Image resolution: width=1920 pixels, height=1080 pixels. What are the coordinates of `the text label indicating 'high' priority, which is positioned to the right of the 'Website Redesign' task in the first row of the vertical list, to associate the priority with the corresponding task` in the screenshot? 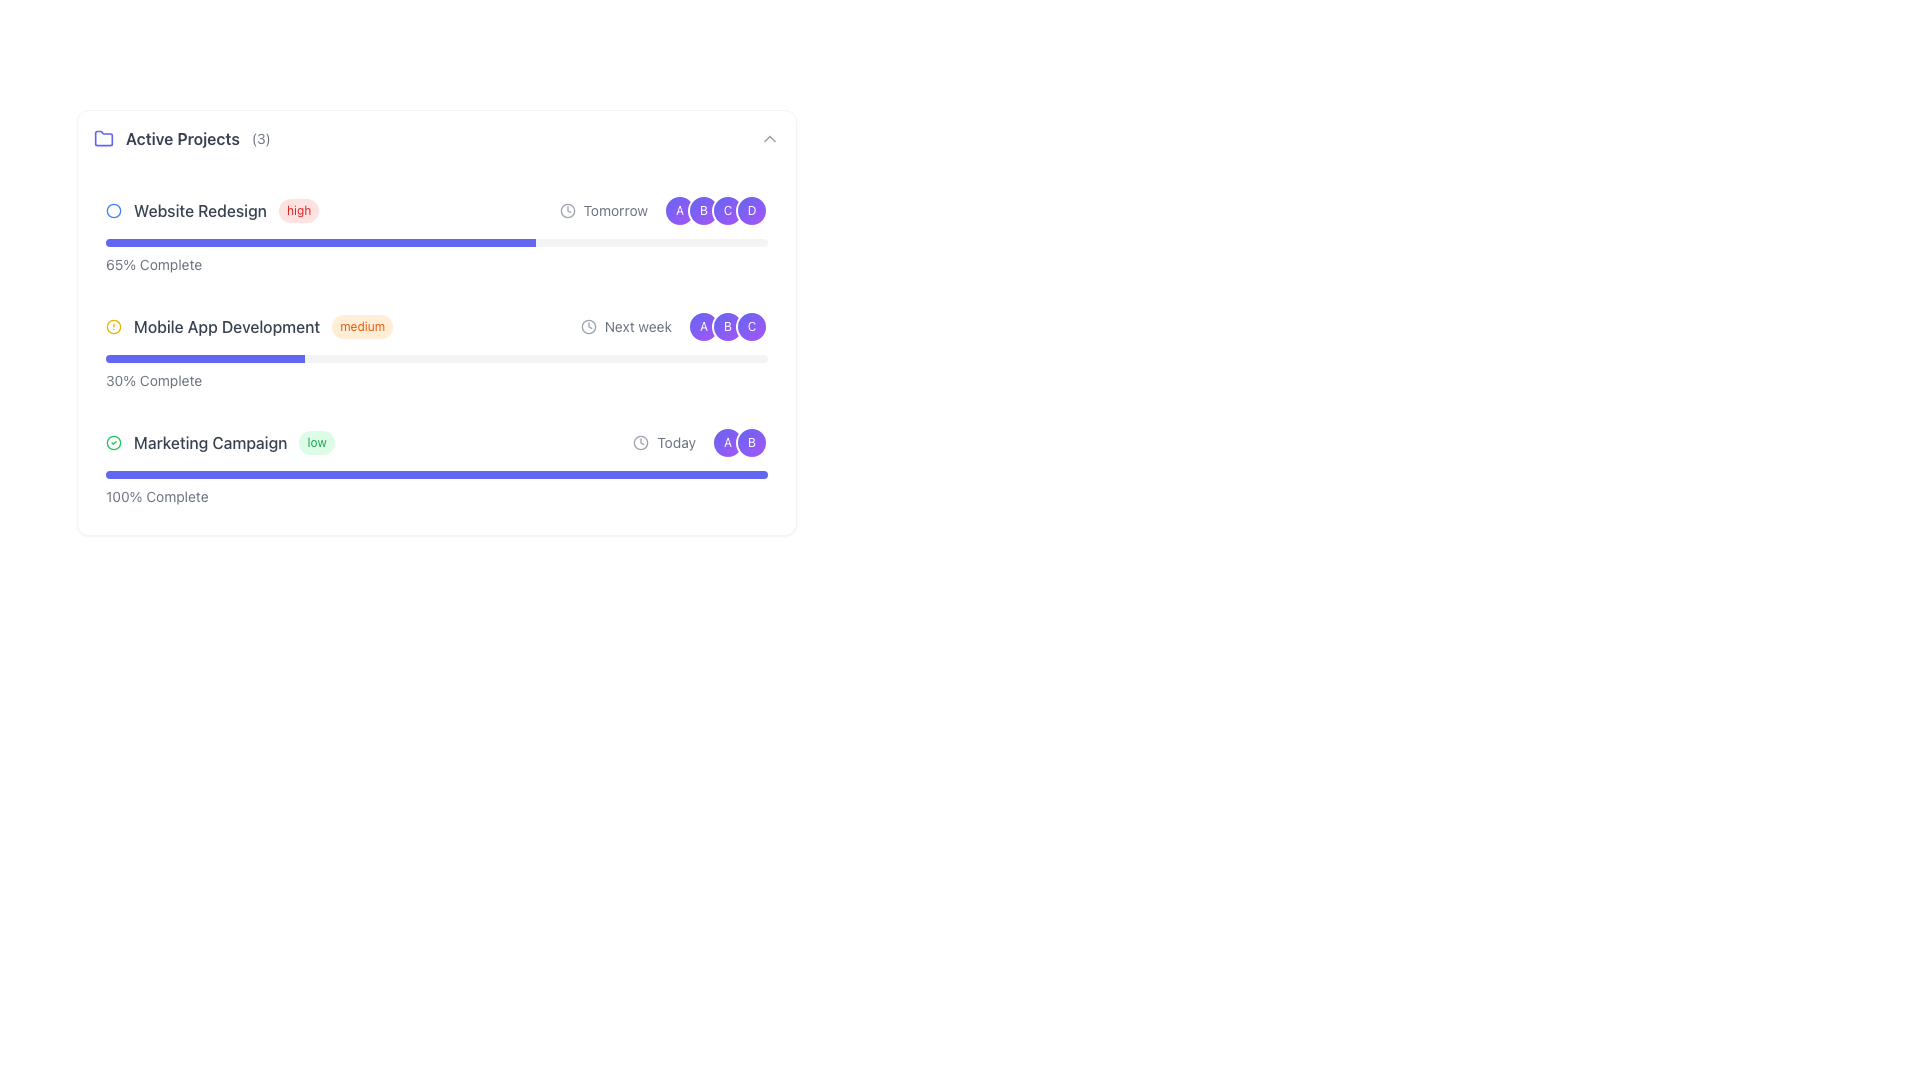 It's located at (298, 211).